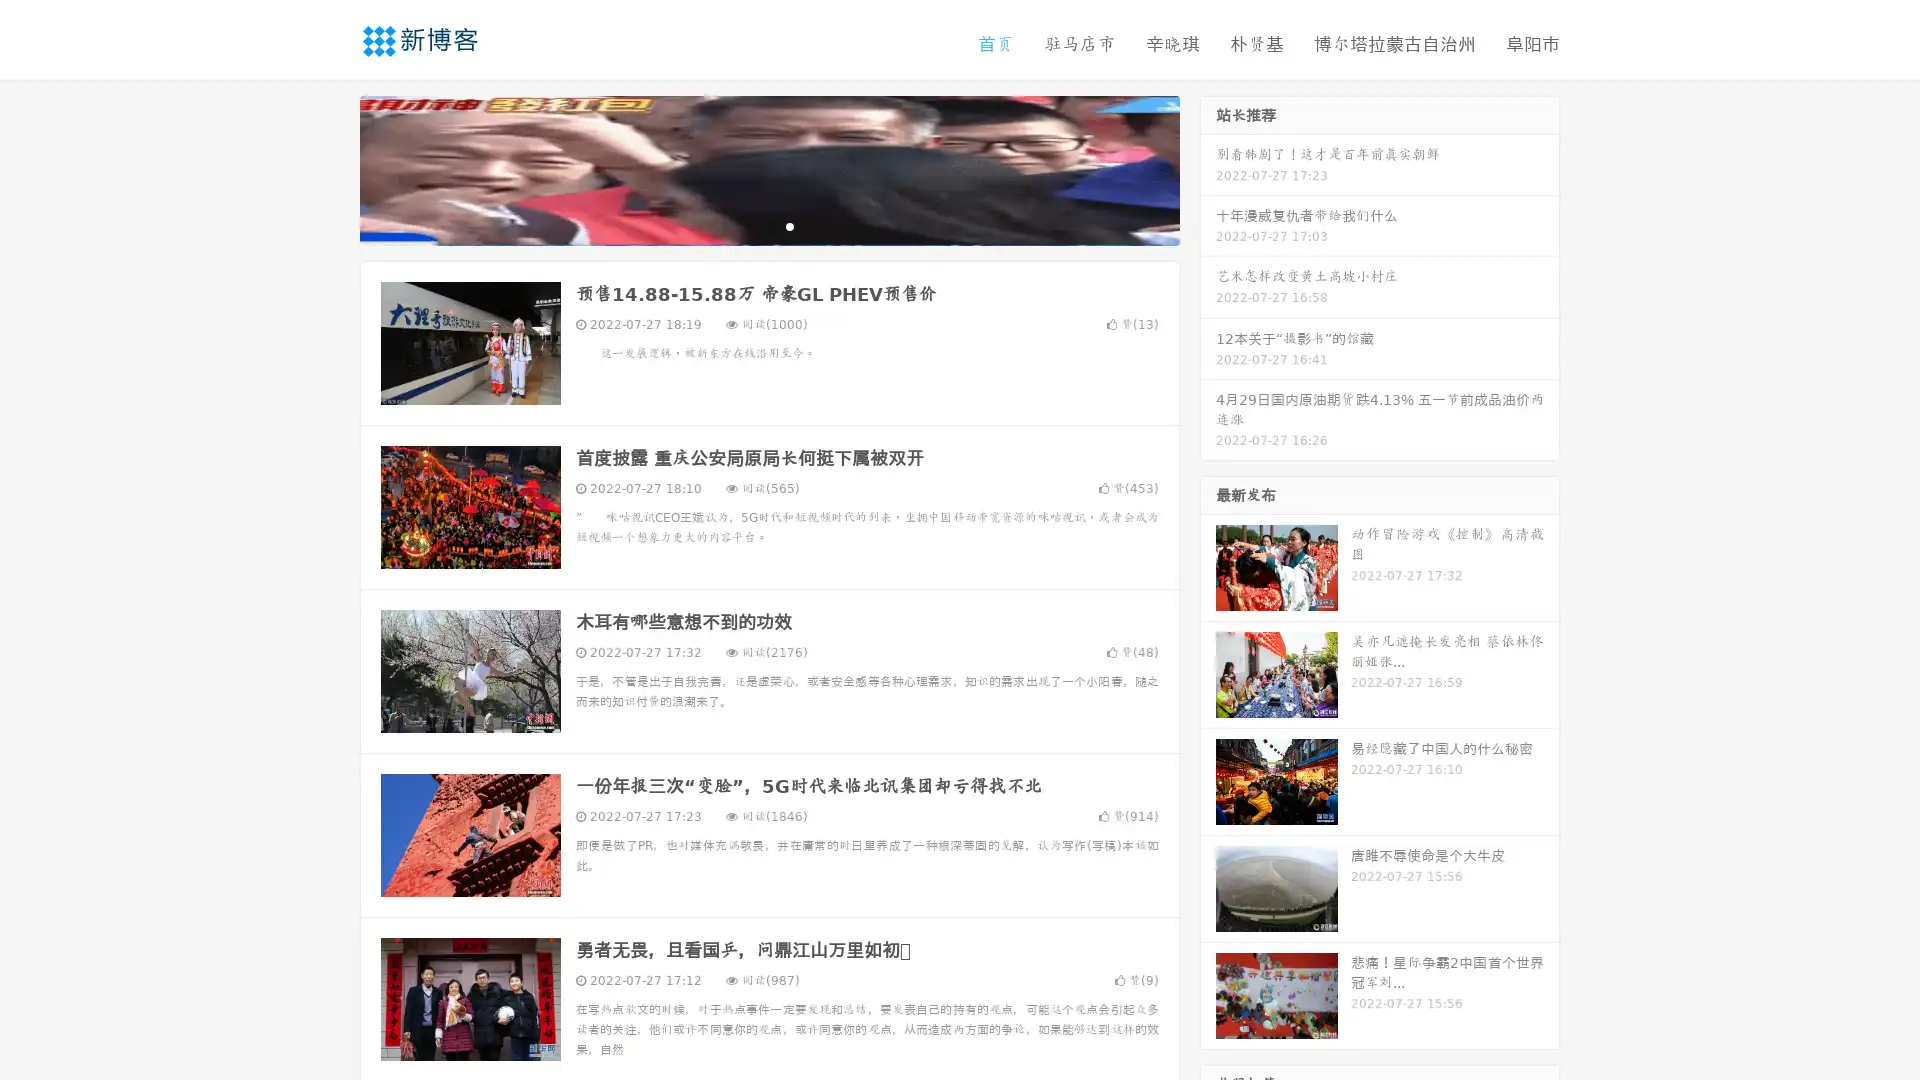 This screenshot has height=1080, width=1920. Describe the element at coordinates (1208, 168) in the screenshot. I see `Next slide` at that location.